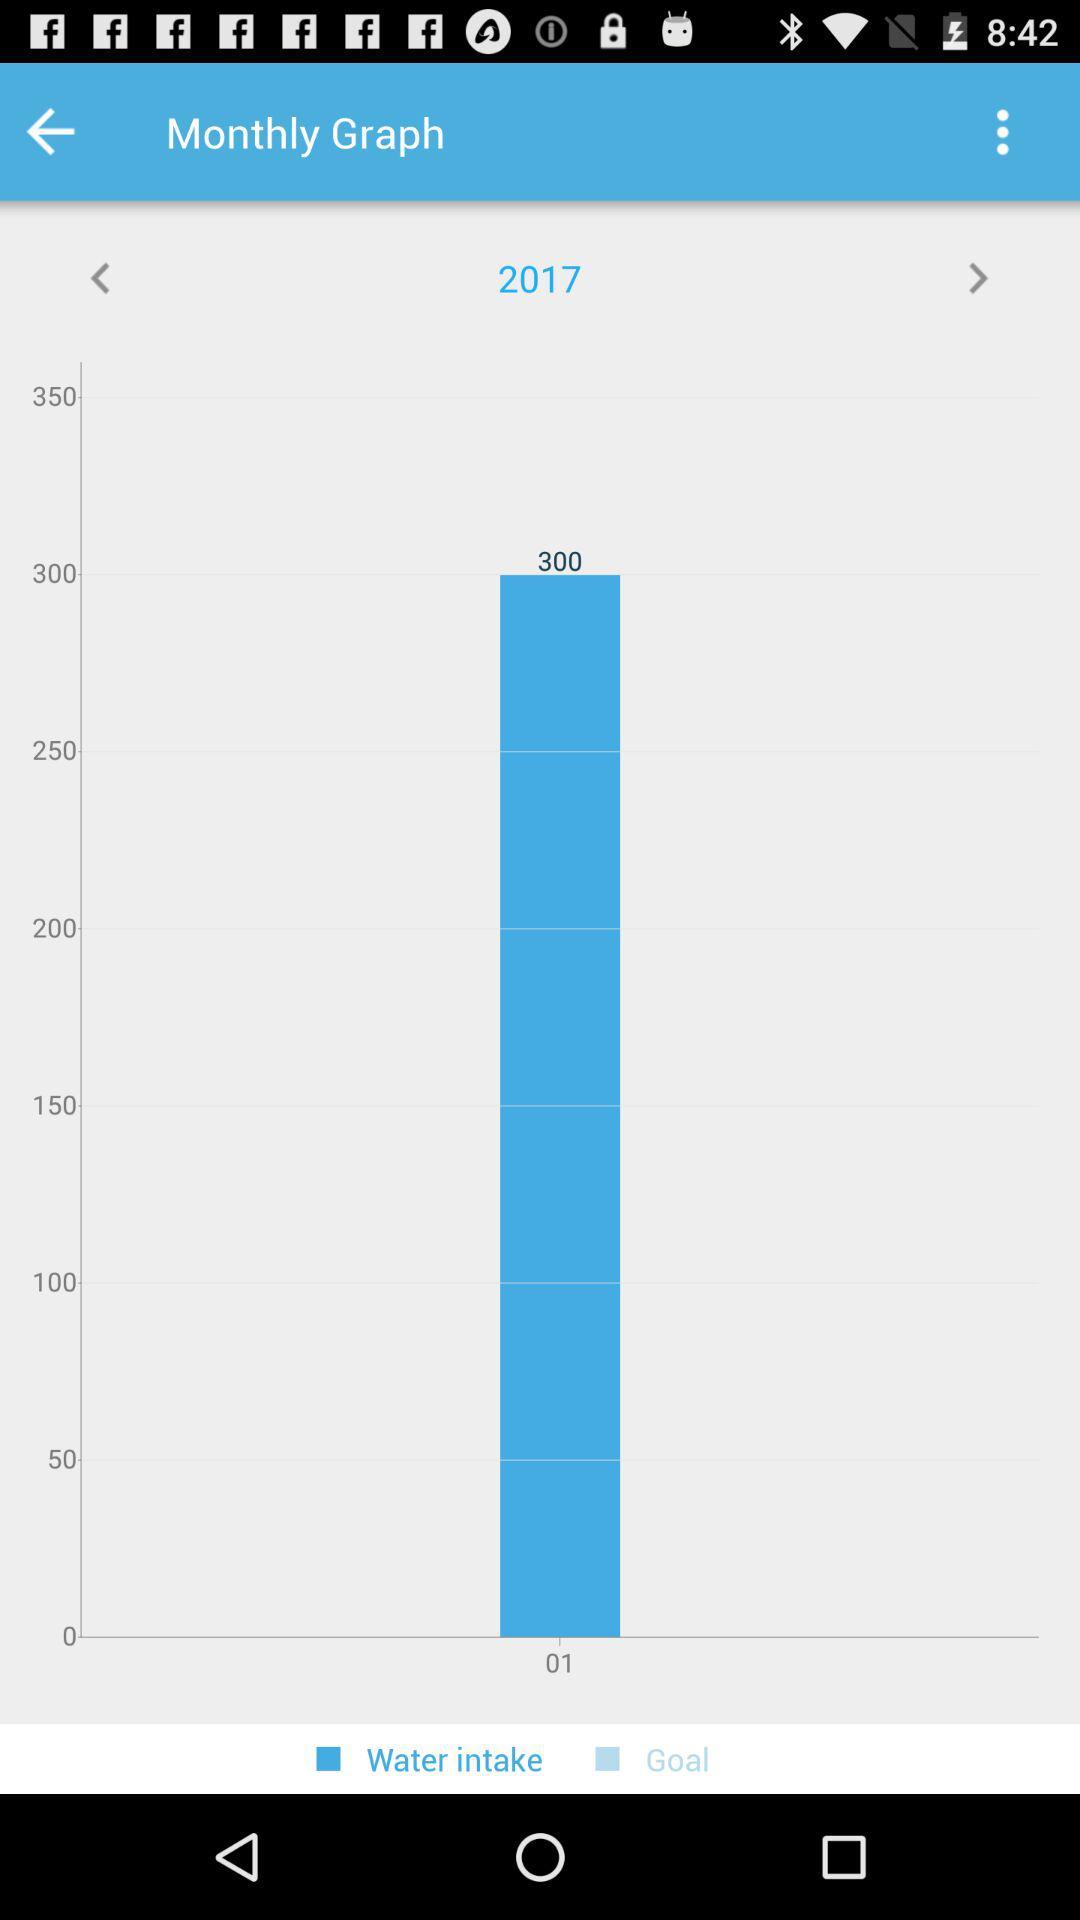 This screenshot has height=1920, width=1080. Describe the element at coordinates (76, 131) in the screenshot. I see `item next to monthly graph app` at that location.